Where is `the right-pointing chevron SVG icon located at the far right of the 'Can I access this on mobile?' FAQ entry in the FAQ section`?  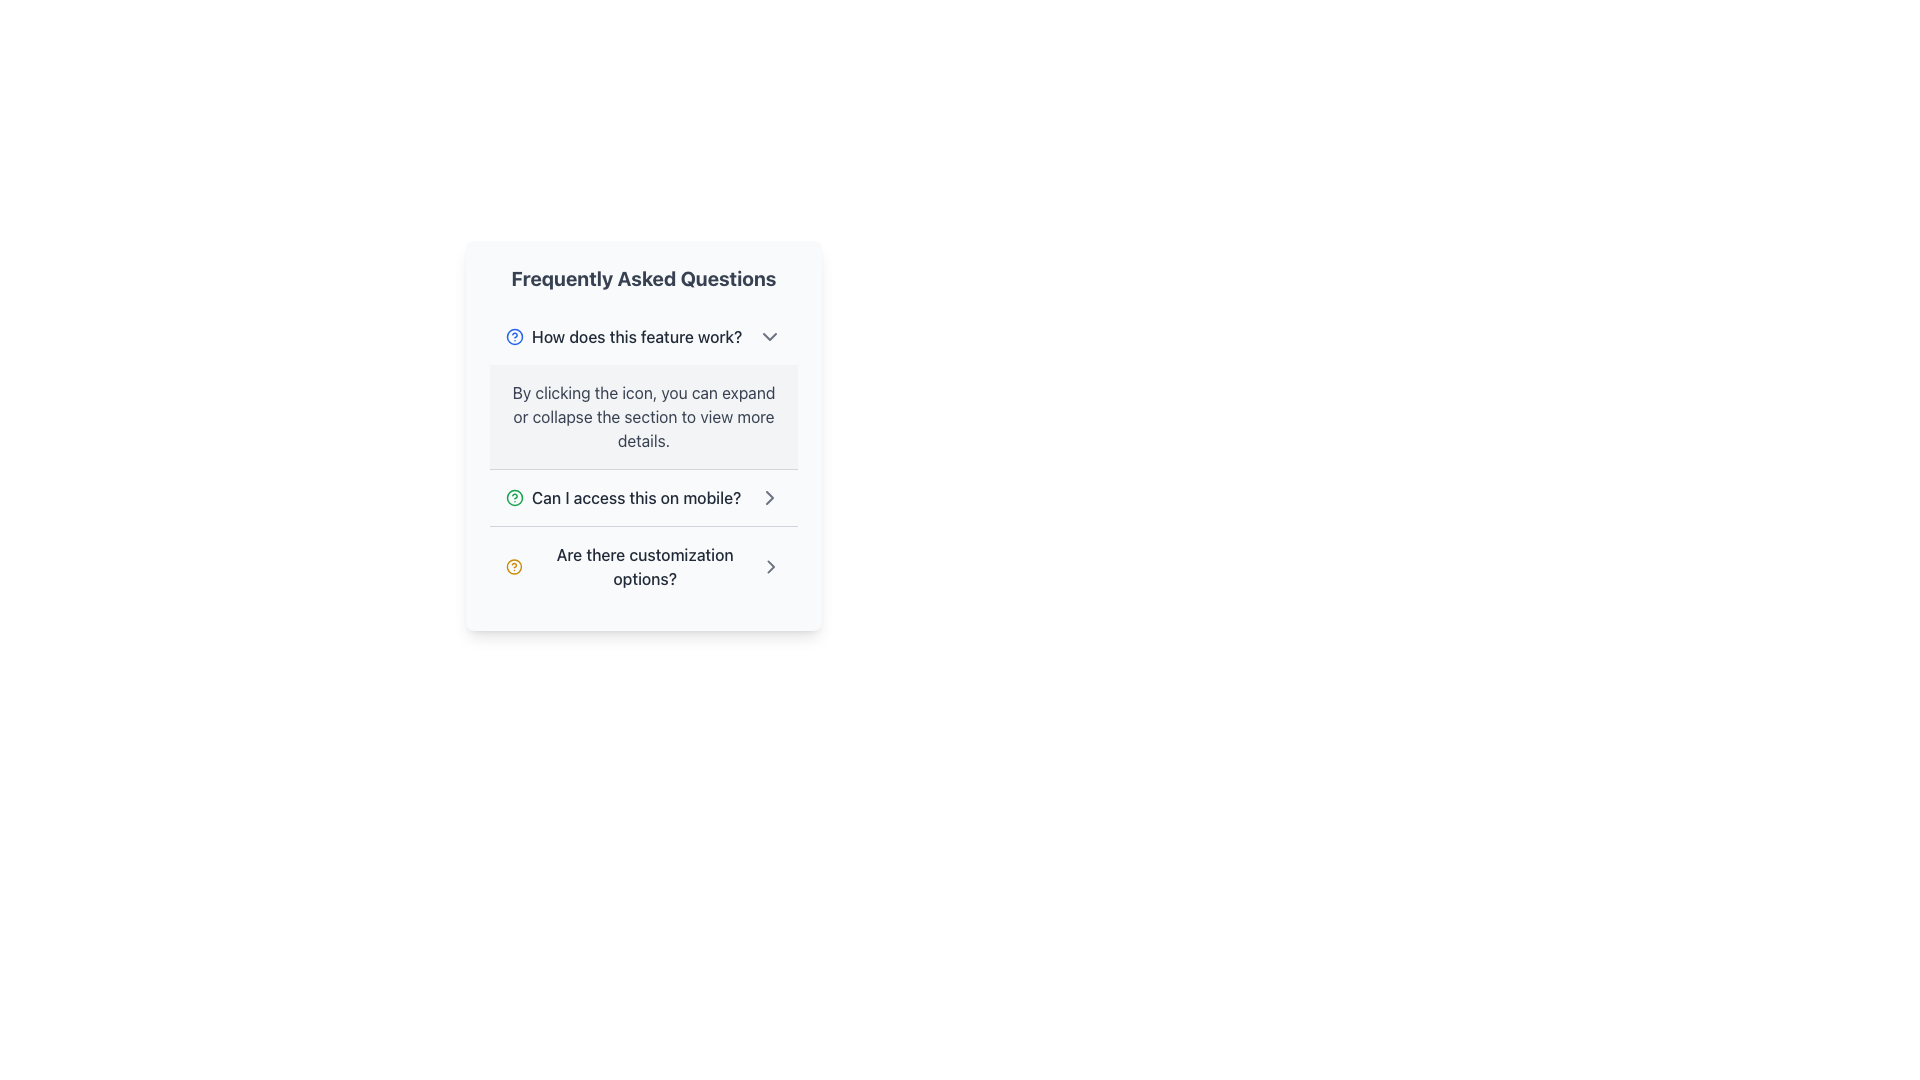
the right-pointing chevron SVG icon located at the far right of the 'Can I access this on mobile?' FAQ entry in the FAQ section is located at coordinates (769, 567).